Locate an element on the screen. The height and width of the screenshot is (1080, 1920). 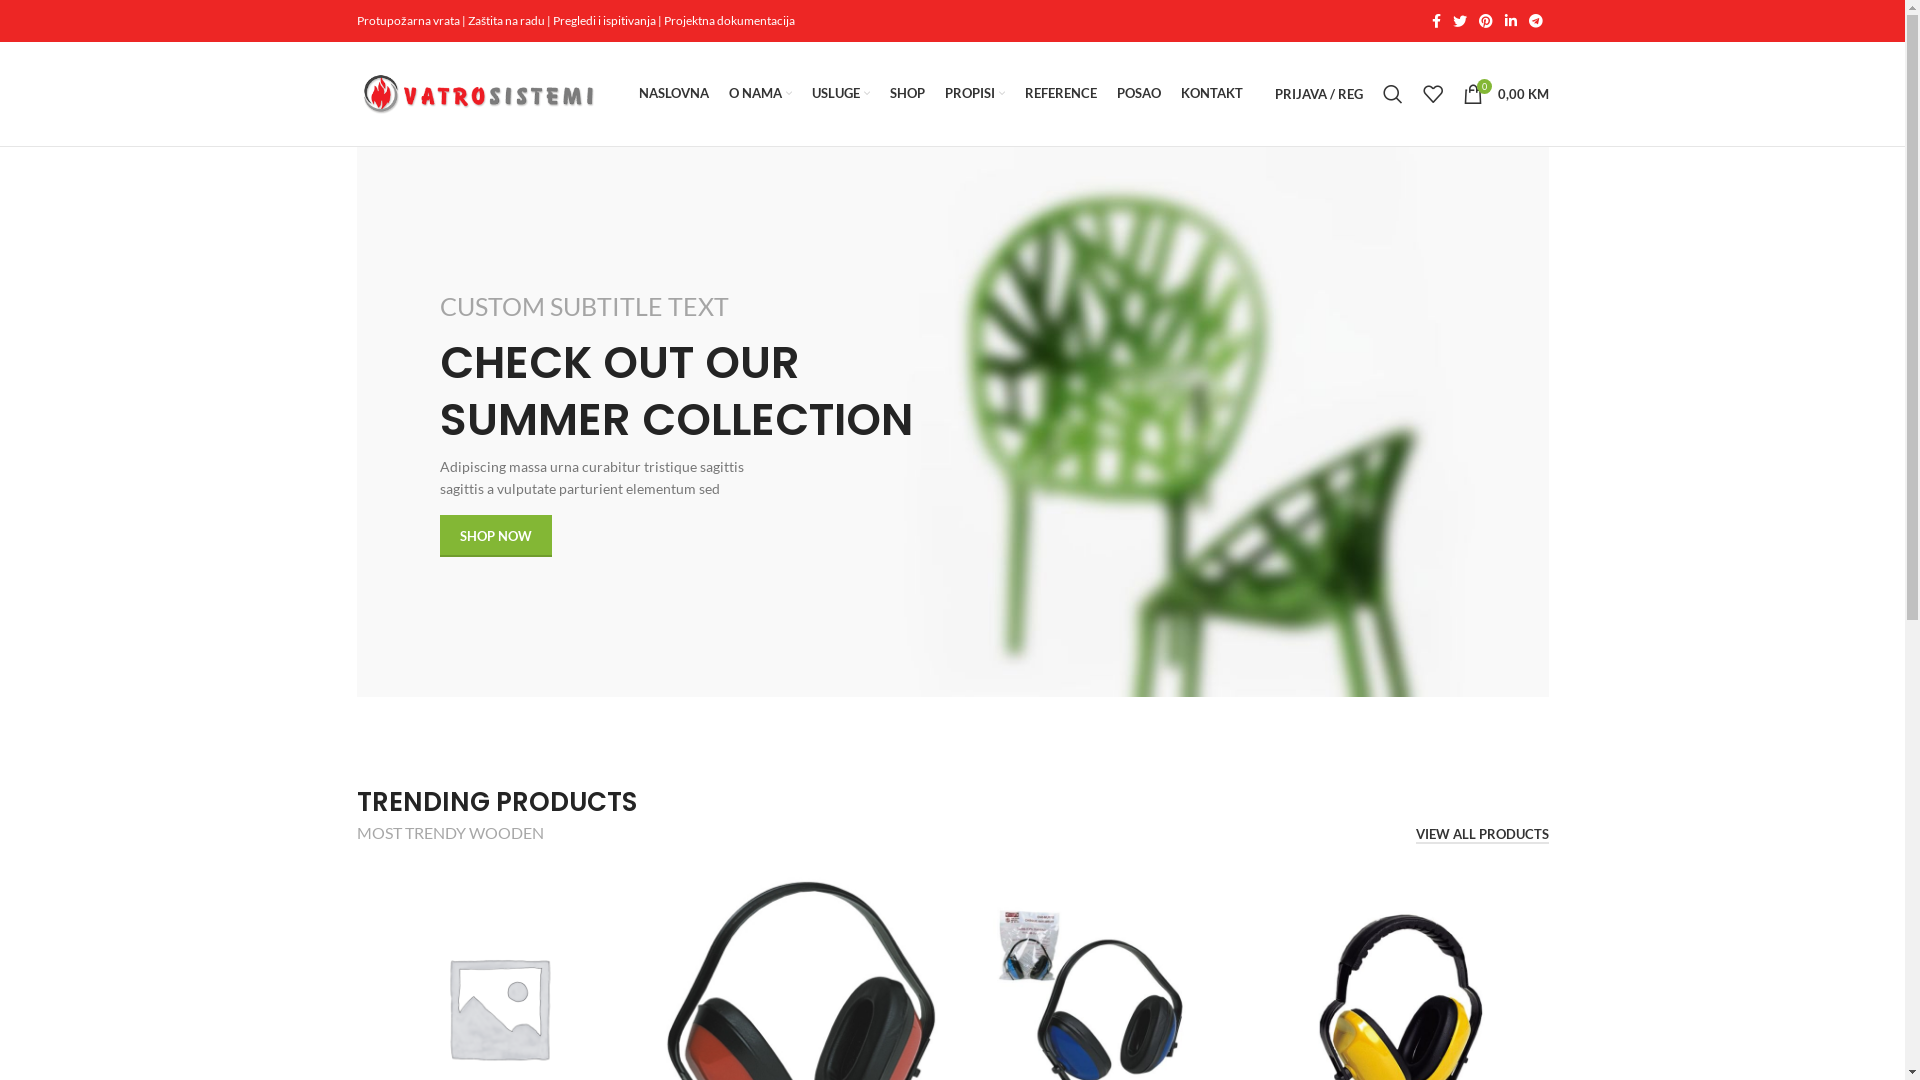
'SHOP NOW' is located at coordinates (495, 535).